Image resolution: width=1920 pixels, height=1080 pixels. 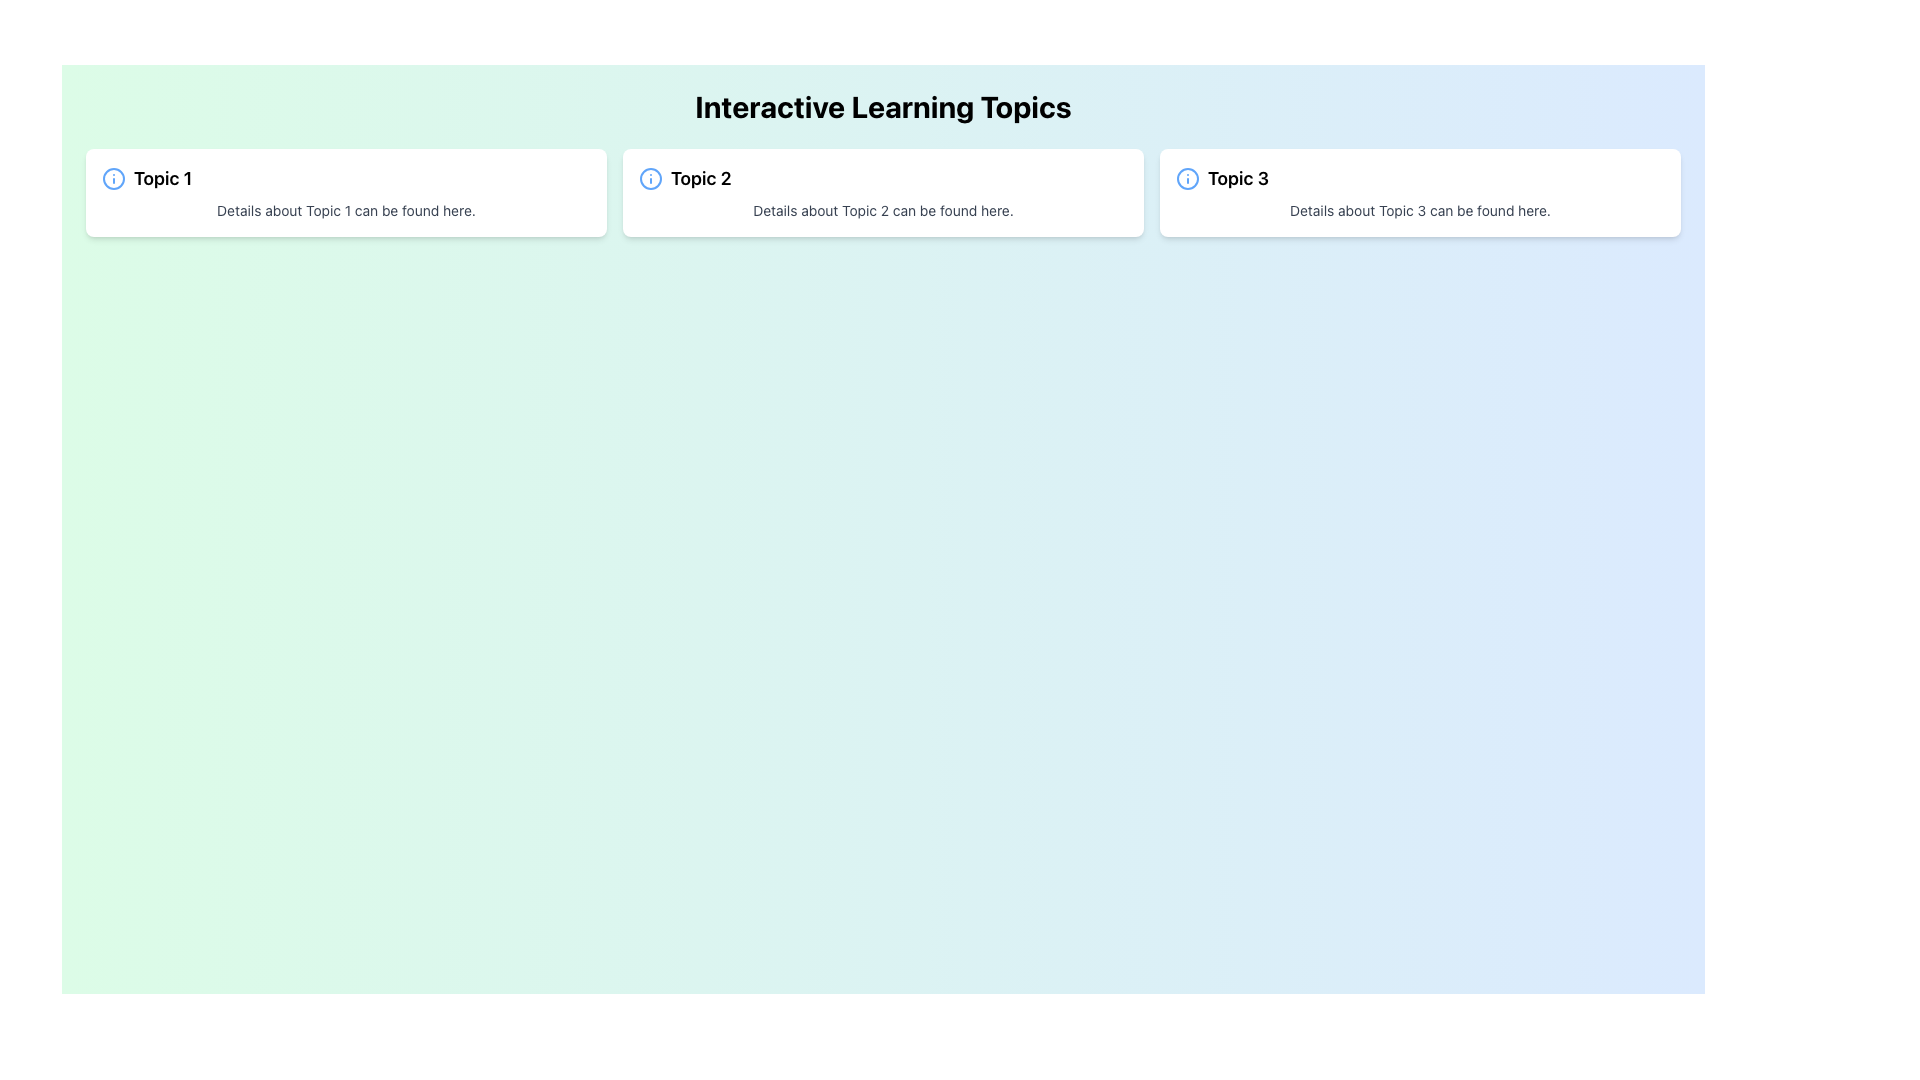 What do you see at coordinates (1188, 177) in the screenshot?
I see `the blue circular outline of the SVG Circle located in the icon before the text 'Topic 3' in the interactive card` at bounding box center [1188, 177].